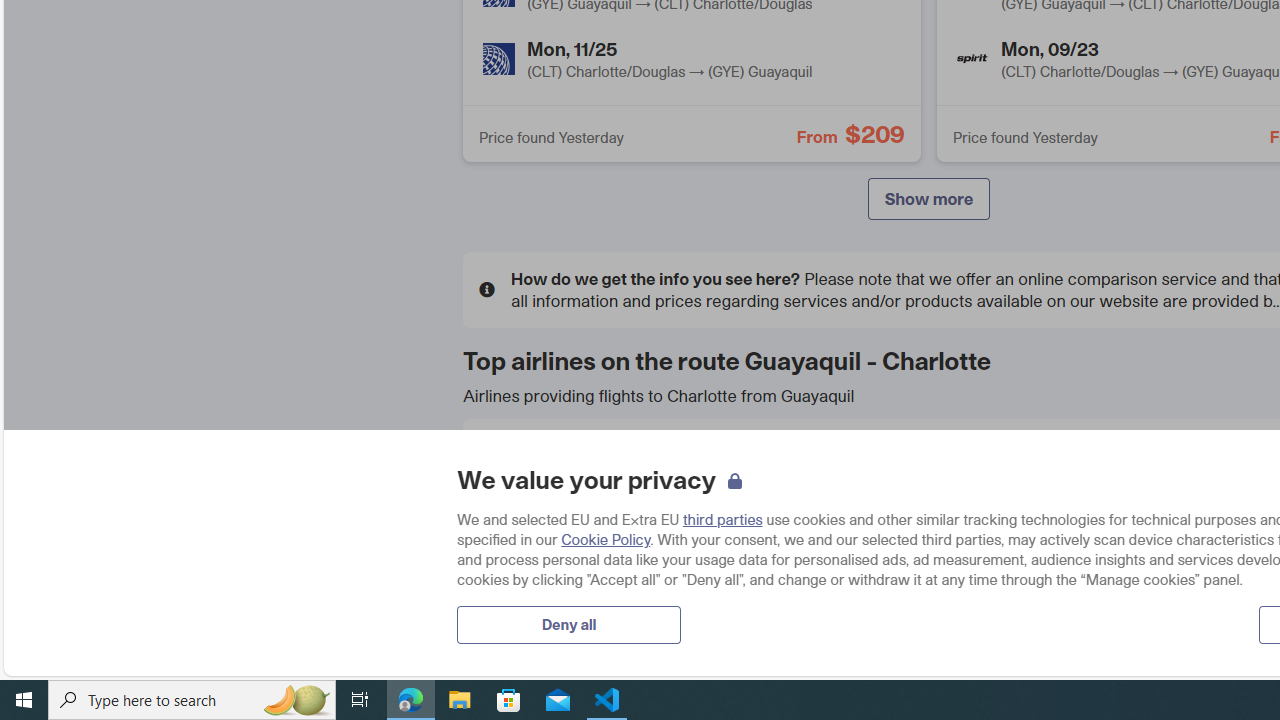 The image size is (1280, 720). What do you see at coordinates (605, 538) in the screenshot?
I see `'Cookie Policy'` at bounding box center [605, 538].